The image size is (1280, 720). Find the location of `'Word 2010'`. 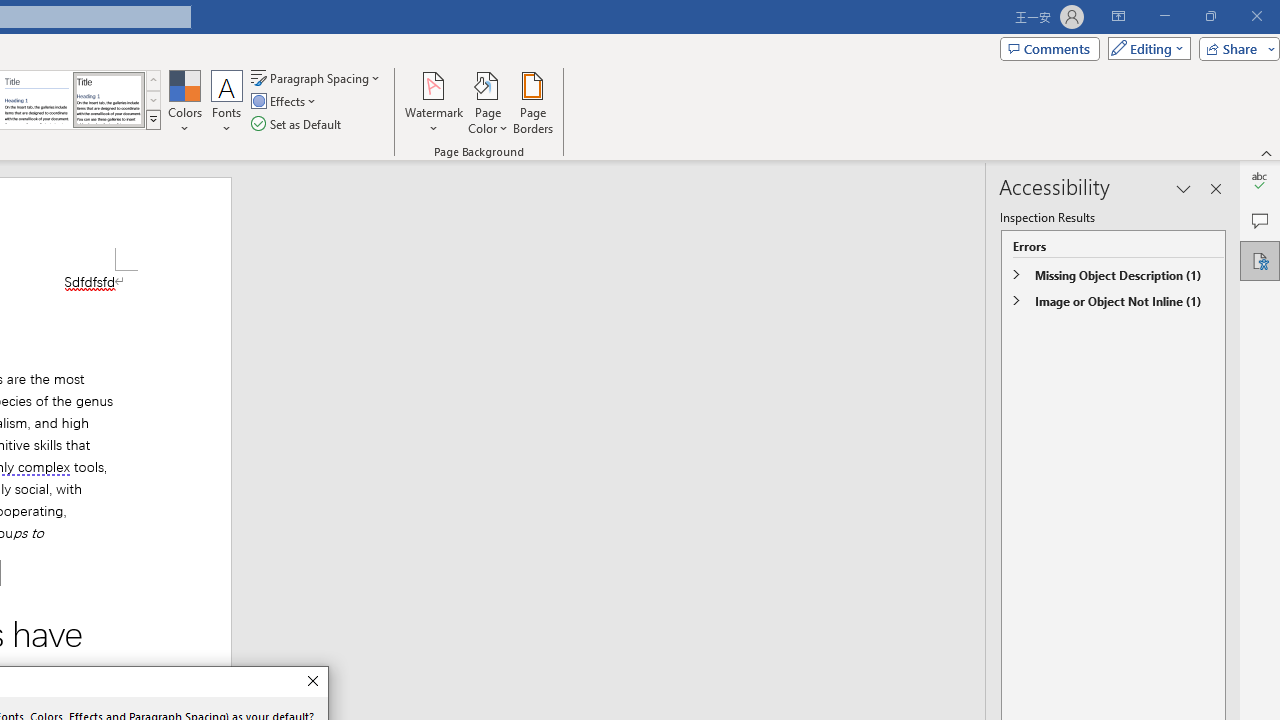

'Word 2010' is located at coordinates (37, 100).